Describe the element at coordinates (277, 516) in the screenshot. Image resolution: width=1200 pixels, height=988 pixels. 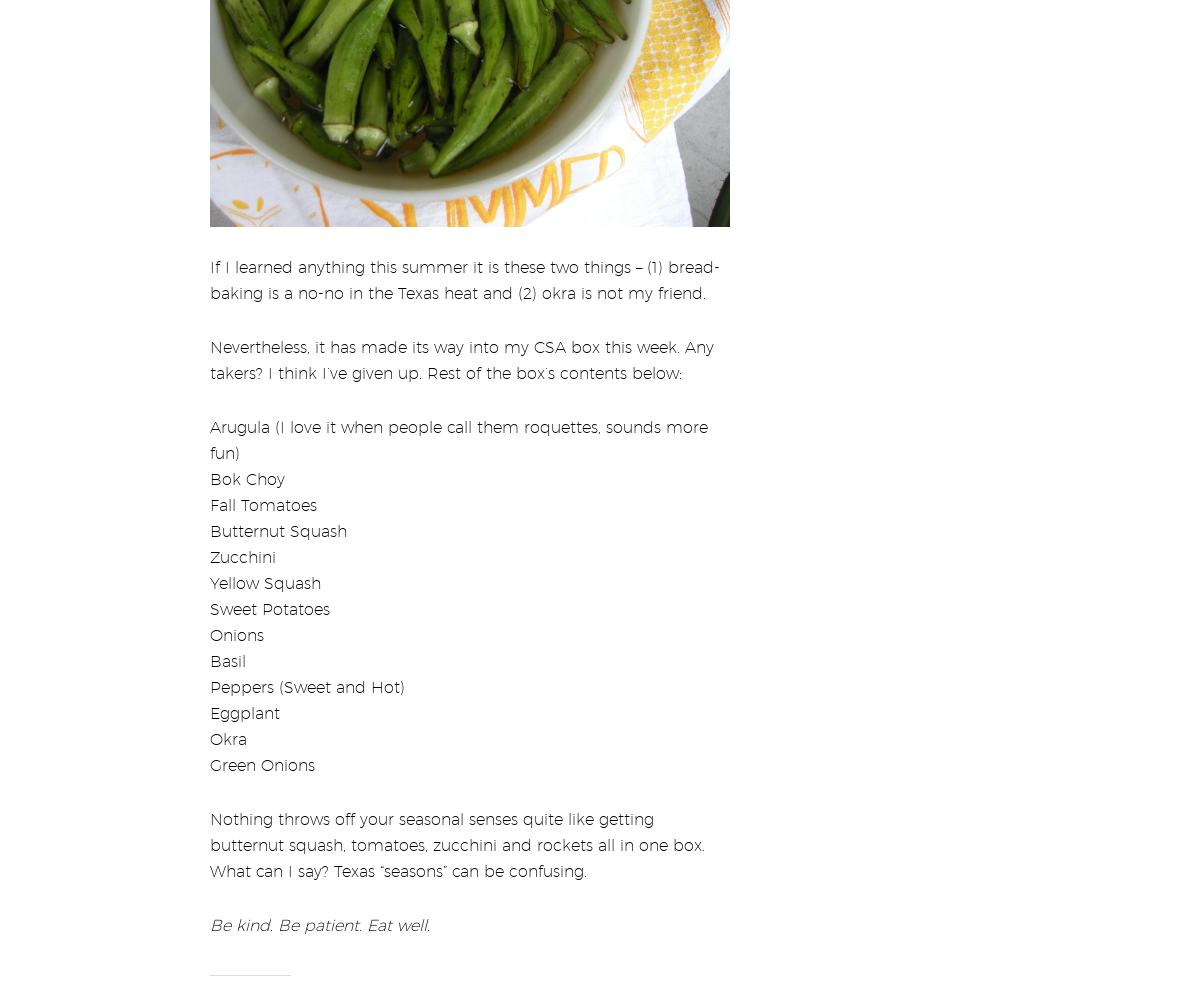
I see `'Butternut Squash'` at that location.